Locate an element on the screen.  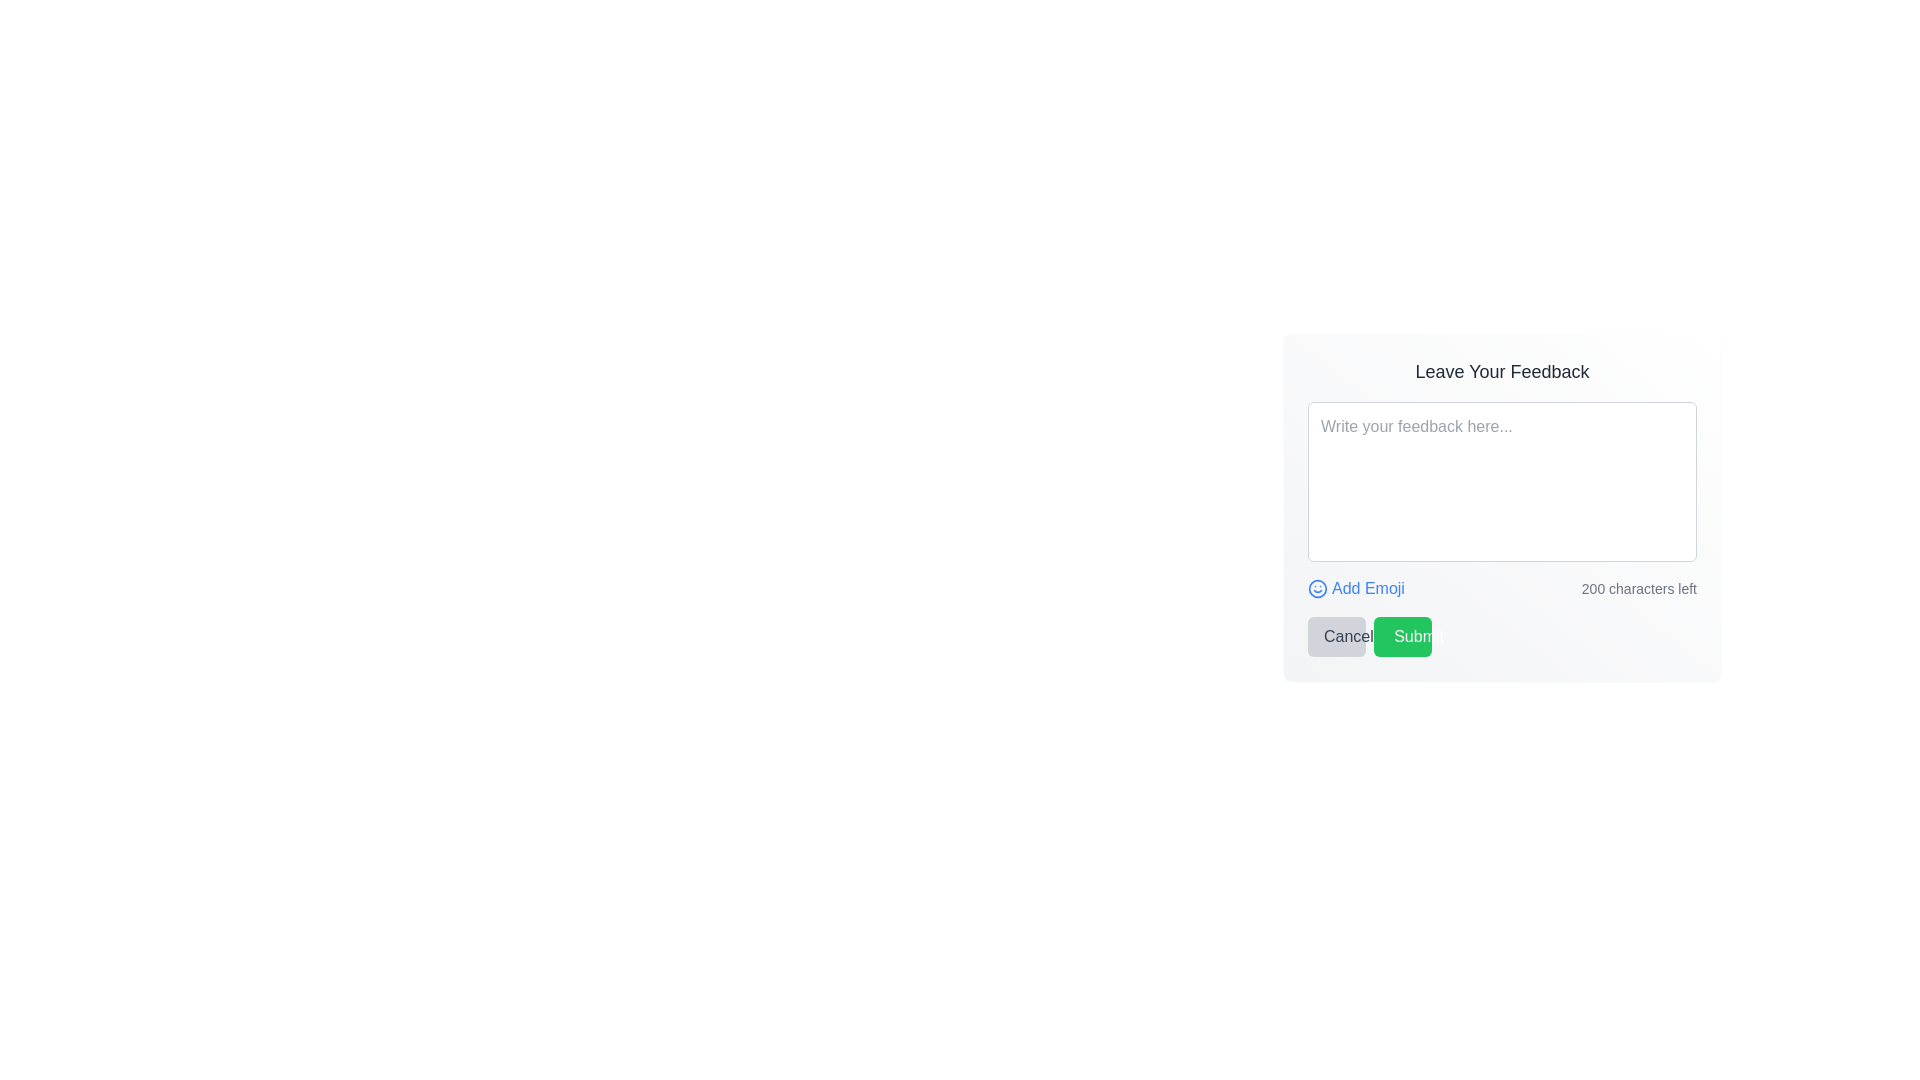
the small smiley face icon located to the left of the 'Add Emoji' text is located at coordinates (1318, 588).